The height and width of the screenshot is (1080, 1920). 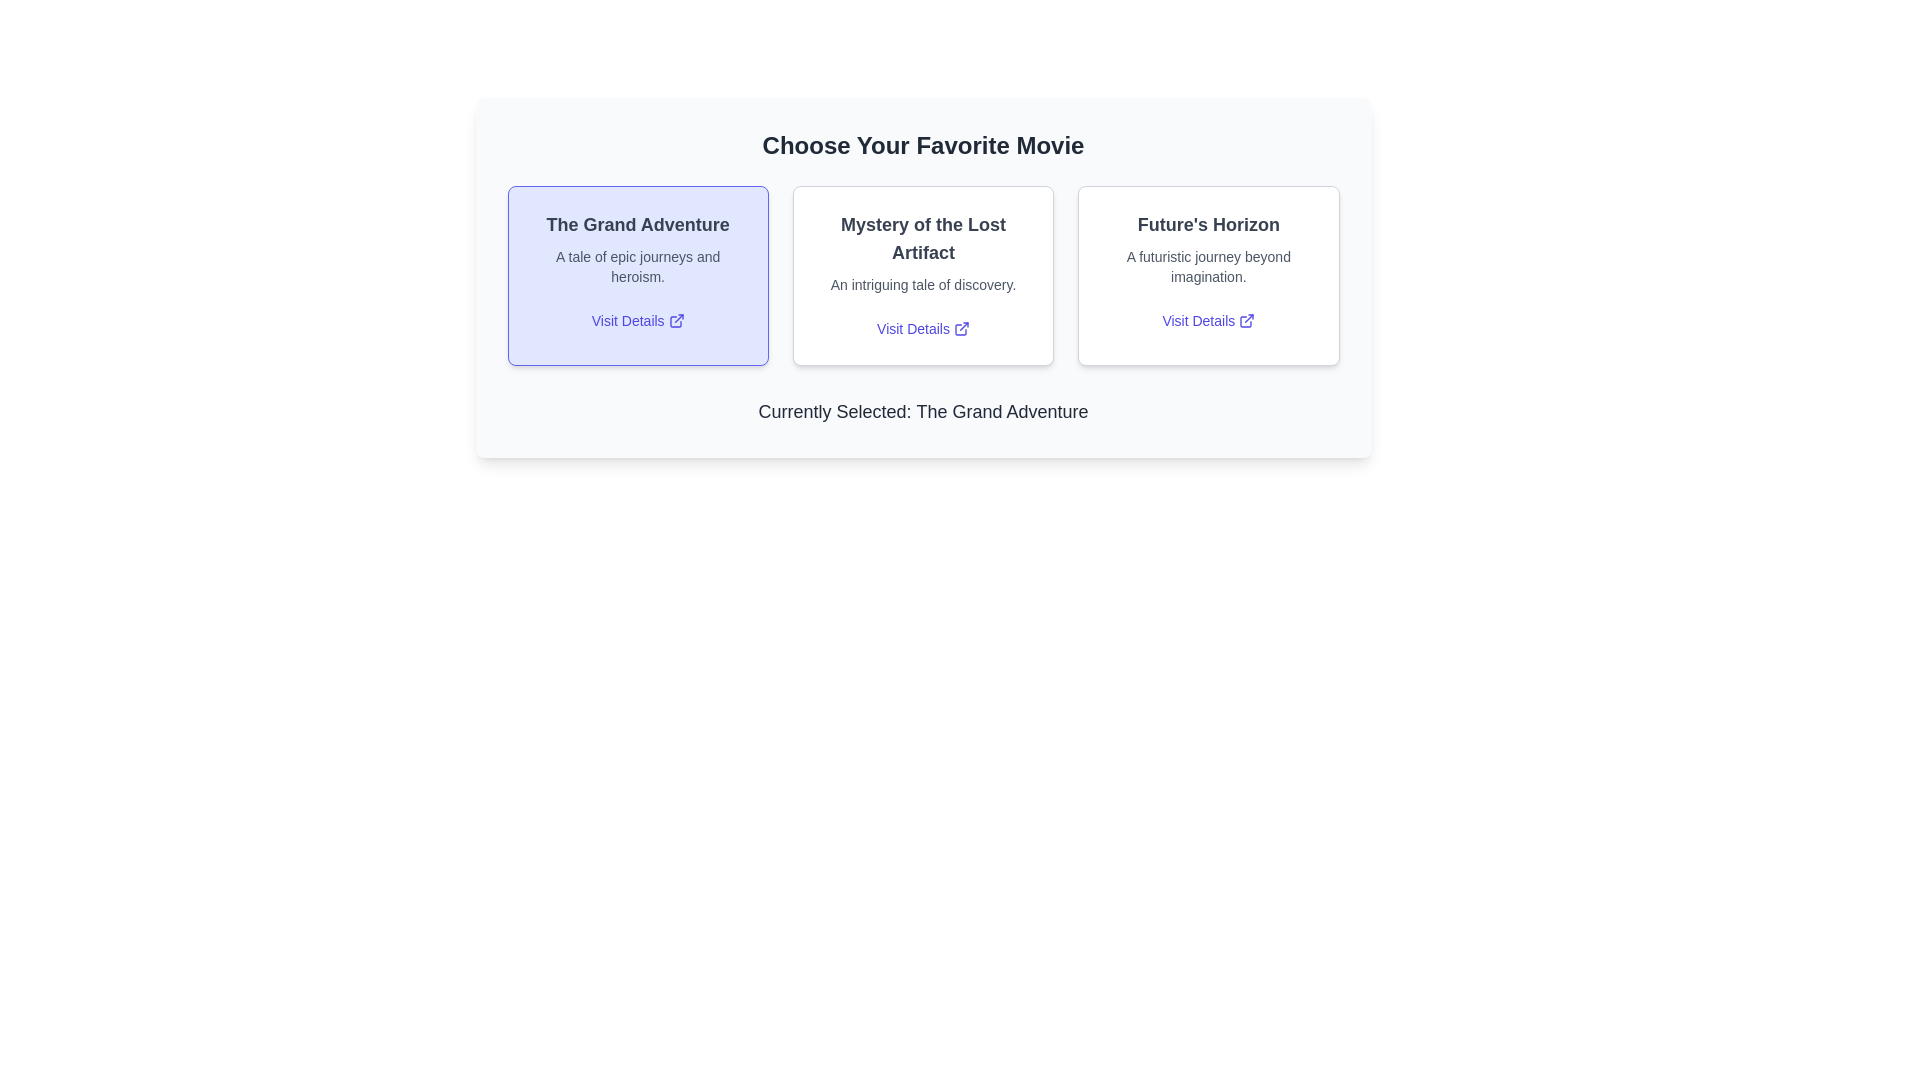 What do you see at coordinates (1002, 411) in the screenshot?
I see `the text label indicating the current selection, which highlights 'The Grand Adventure' in the movie selector feature` at bounding box center [1002, 411].